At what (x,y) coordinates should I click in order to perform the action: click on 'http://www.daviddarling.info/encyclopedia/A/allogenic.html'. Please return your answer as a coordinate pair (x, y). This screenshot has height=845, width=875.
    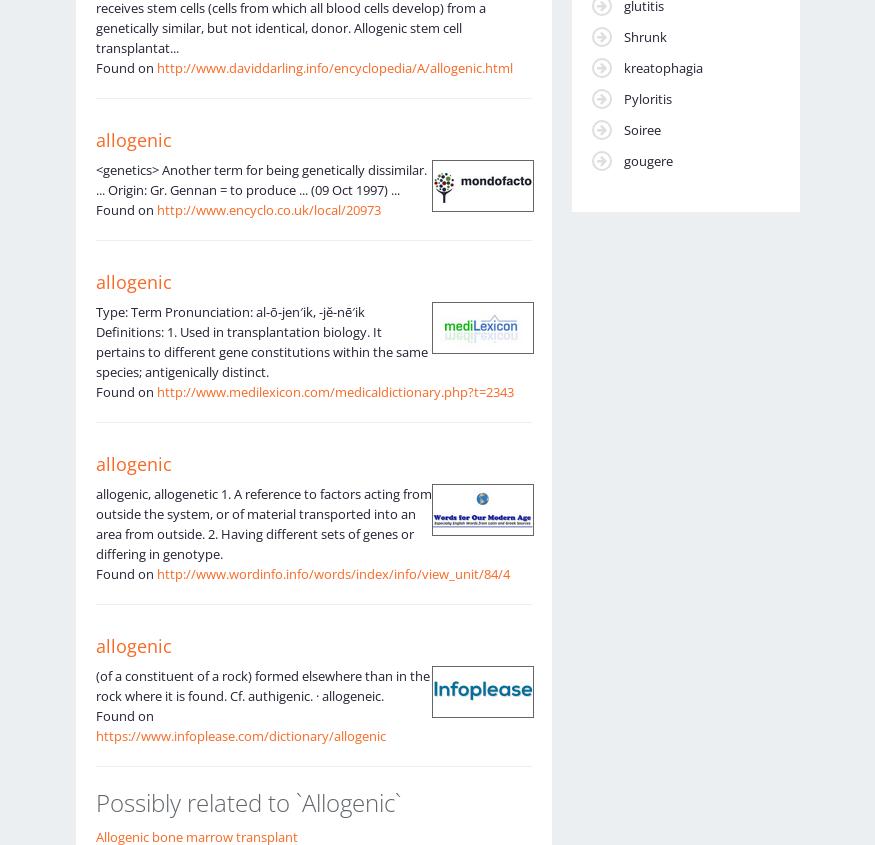
    Looking at the image, I should click on (333, 66).